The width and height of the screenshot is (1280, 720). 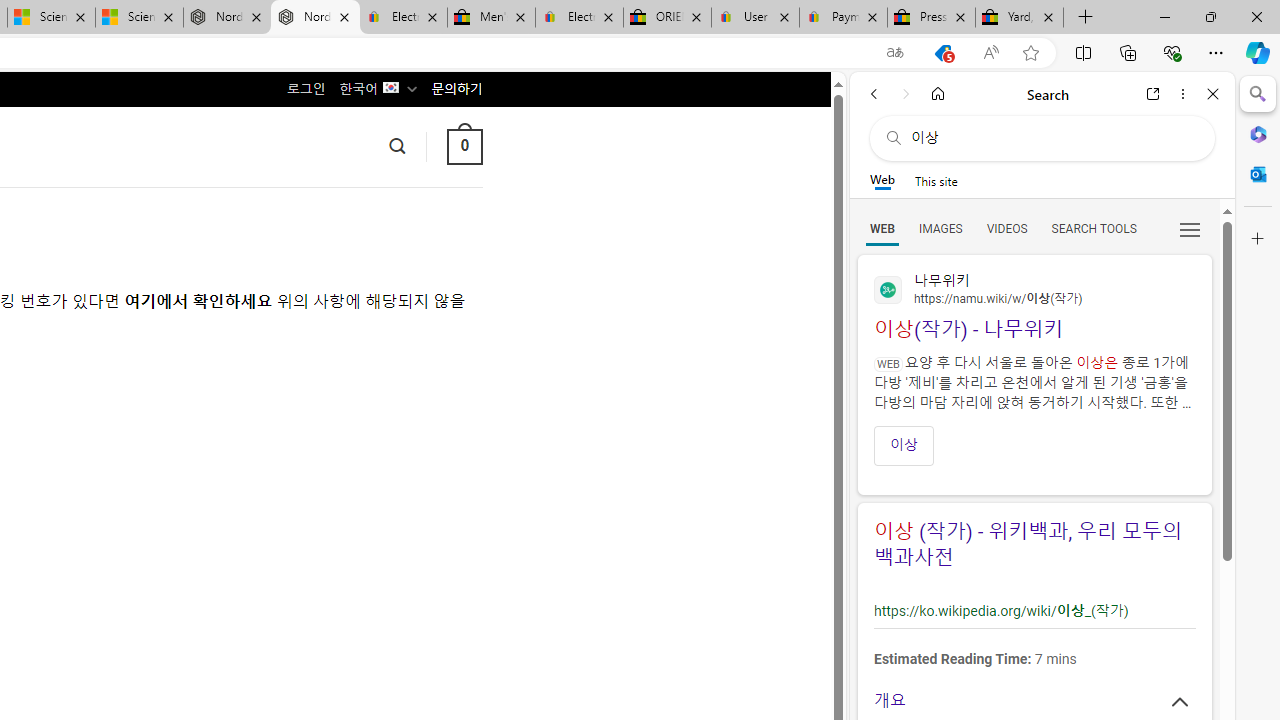 What do you see at coordinates (942, 52) in the screenshot?
I see `'This site has coupons! Shopping in Microsoft Edge, 5'` at bounding box center [942, 52].